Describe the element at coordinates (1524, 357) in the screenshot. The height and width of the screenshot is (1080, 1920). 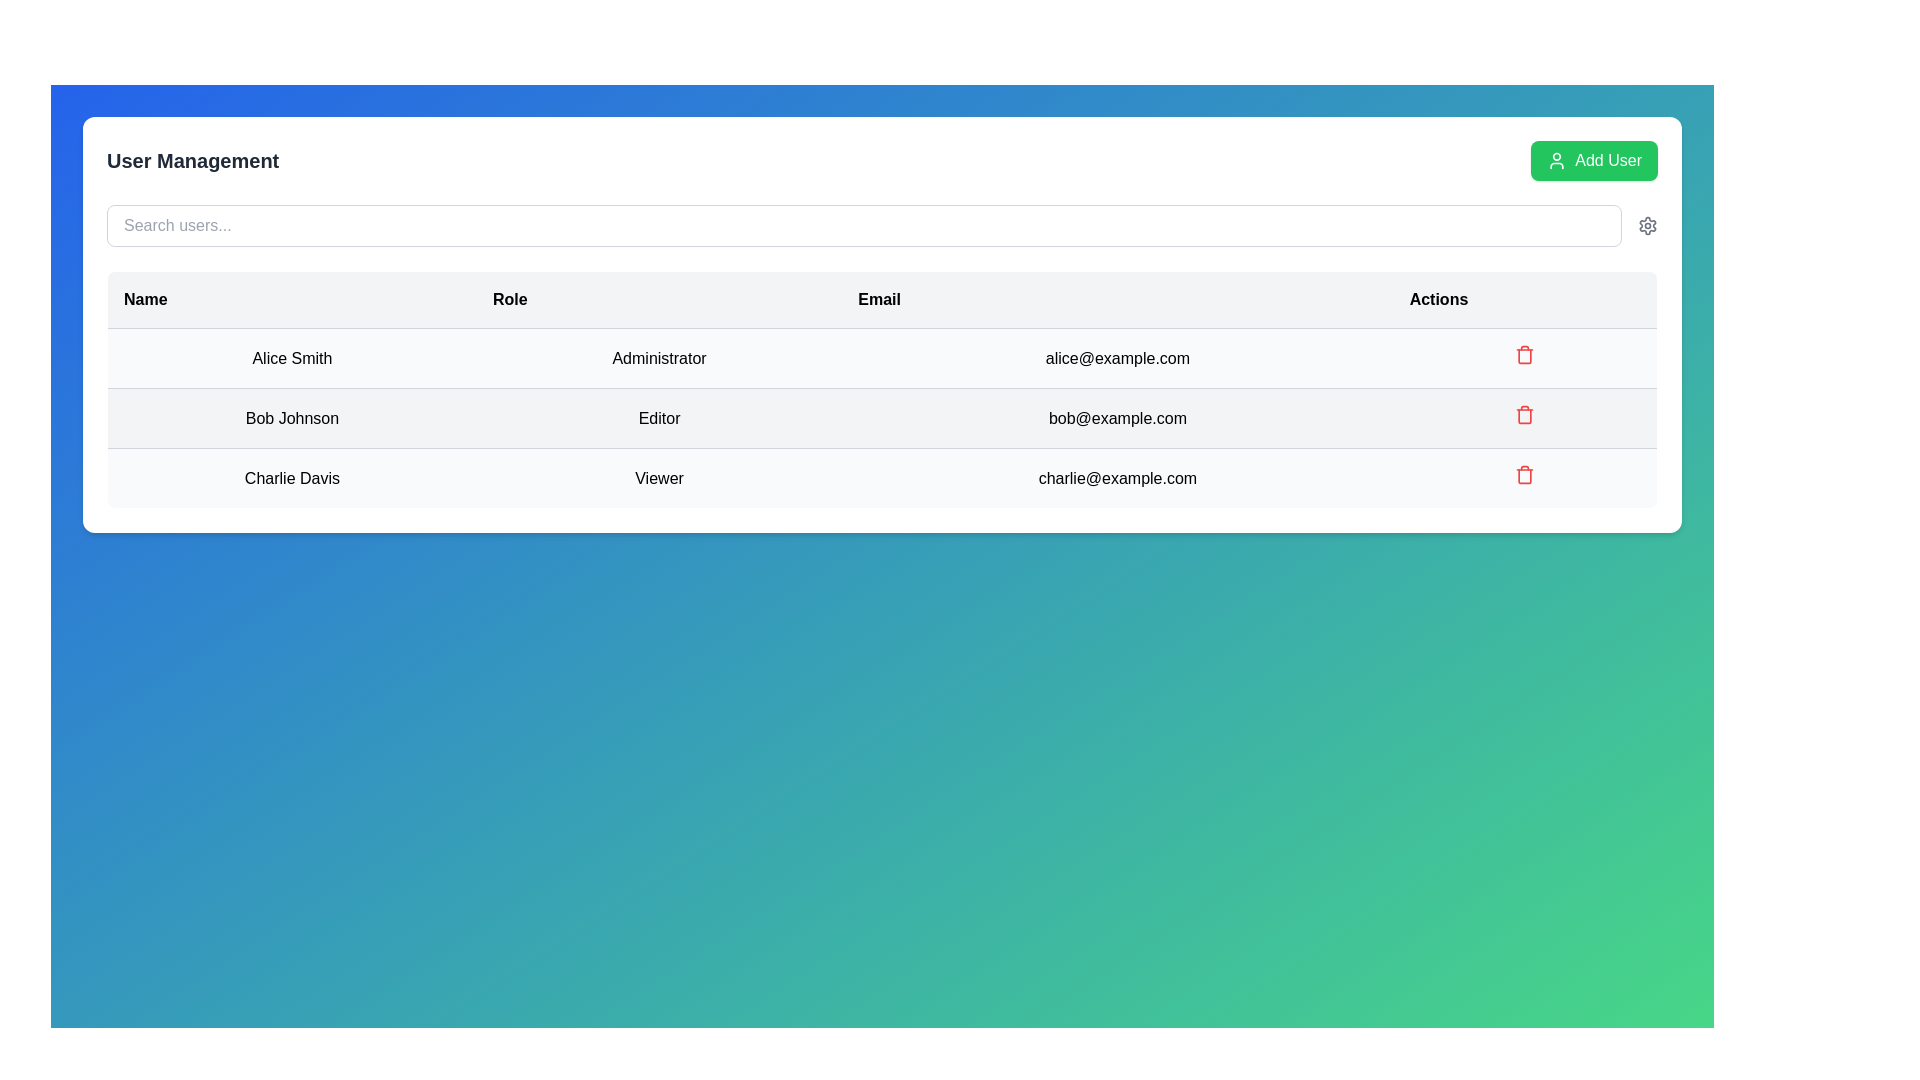
I see `the delete button icon located in the last column of the first row of the table, aligned with 'Alice Smith' in the 'Name' column` at that location.